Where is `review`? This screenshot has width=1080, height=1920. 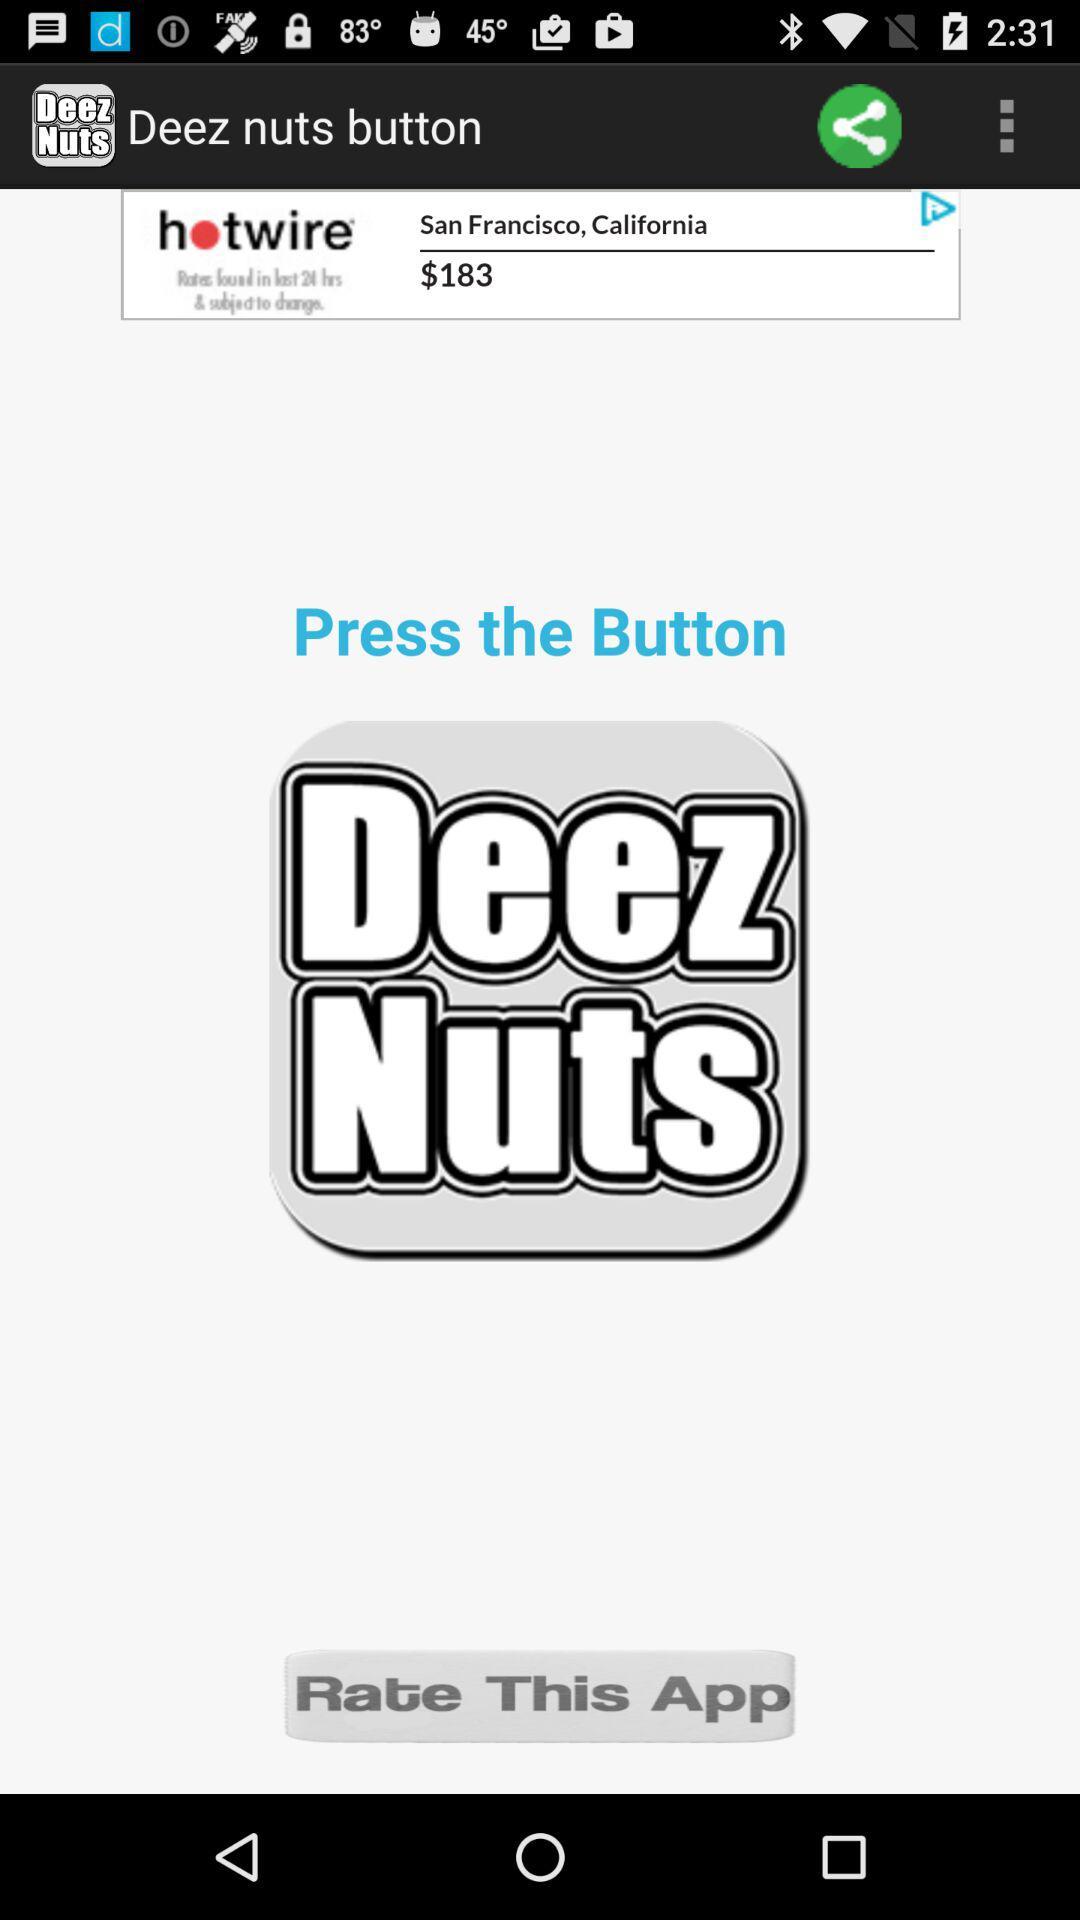
review is located at coordinates (540, 1693).